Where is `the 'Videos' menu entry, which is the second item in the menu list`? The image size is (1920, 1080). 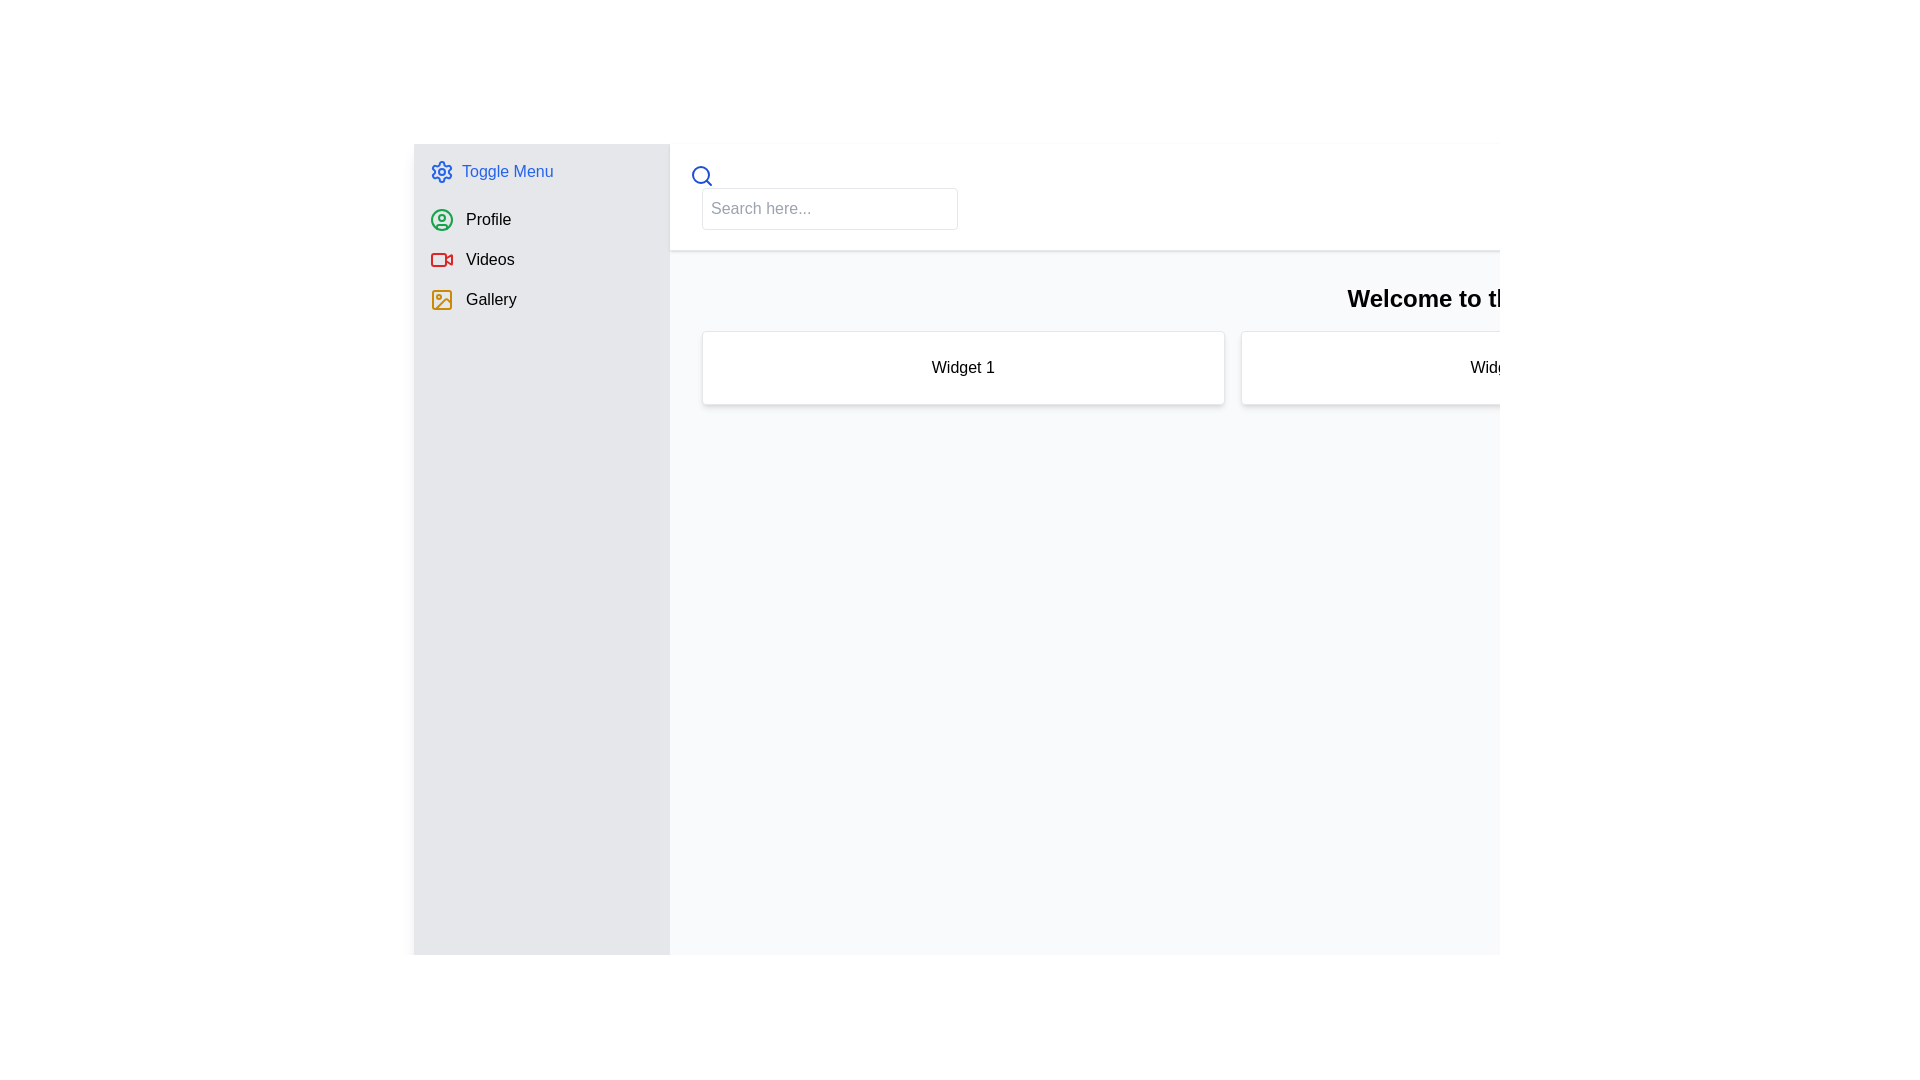 the 'Videos' menu entry, which is the second item in the menu list is located at coordinates (542, 258).